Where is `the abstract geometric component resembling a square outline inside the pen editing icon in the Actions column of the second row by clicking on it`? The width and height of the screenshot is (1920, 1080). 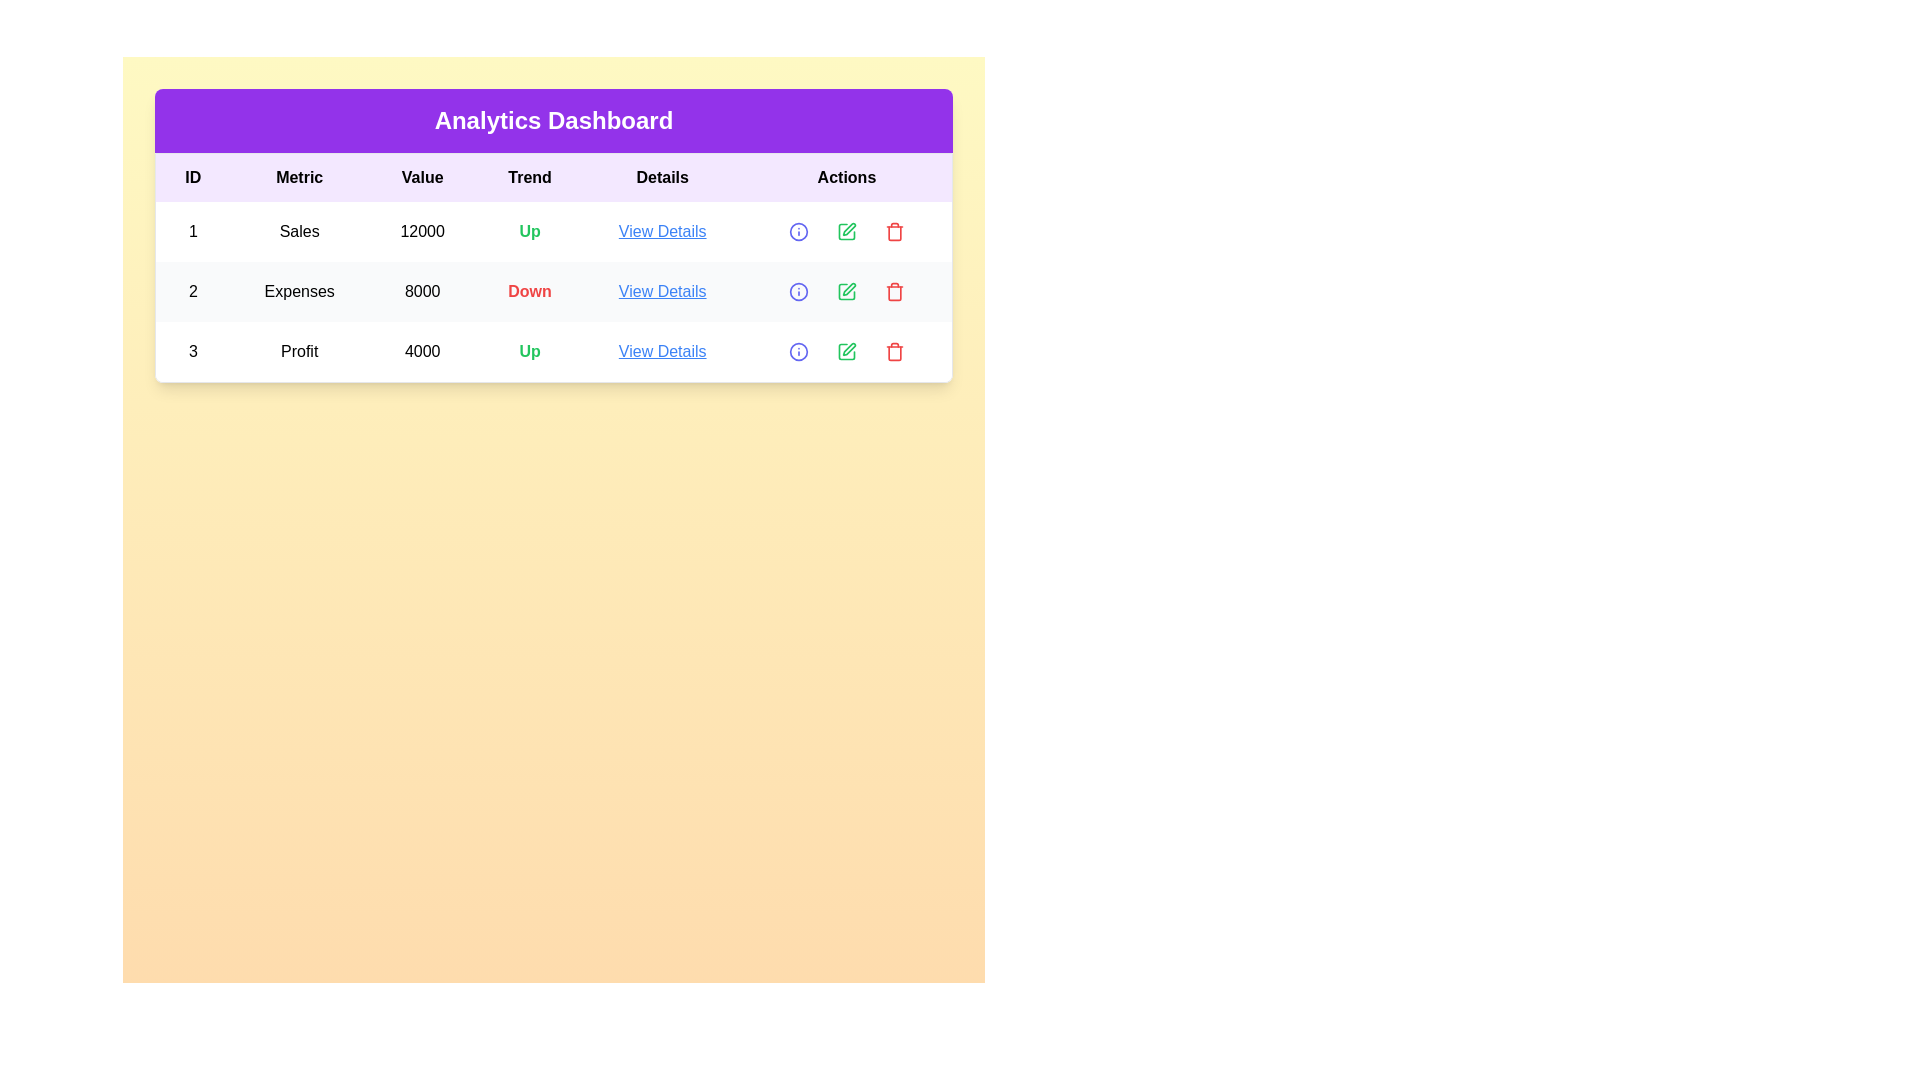
the abstract geometric component resembling a square outline inside the pen editing icon in the Actions column of the second row by clicking on it is located at coordinates (846, 292).